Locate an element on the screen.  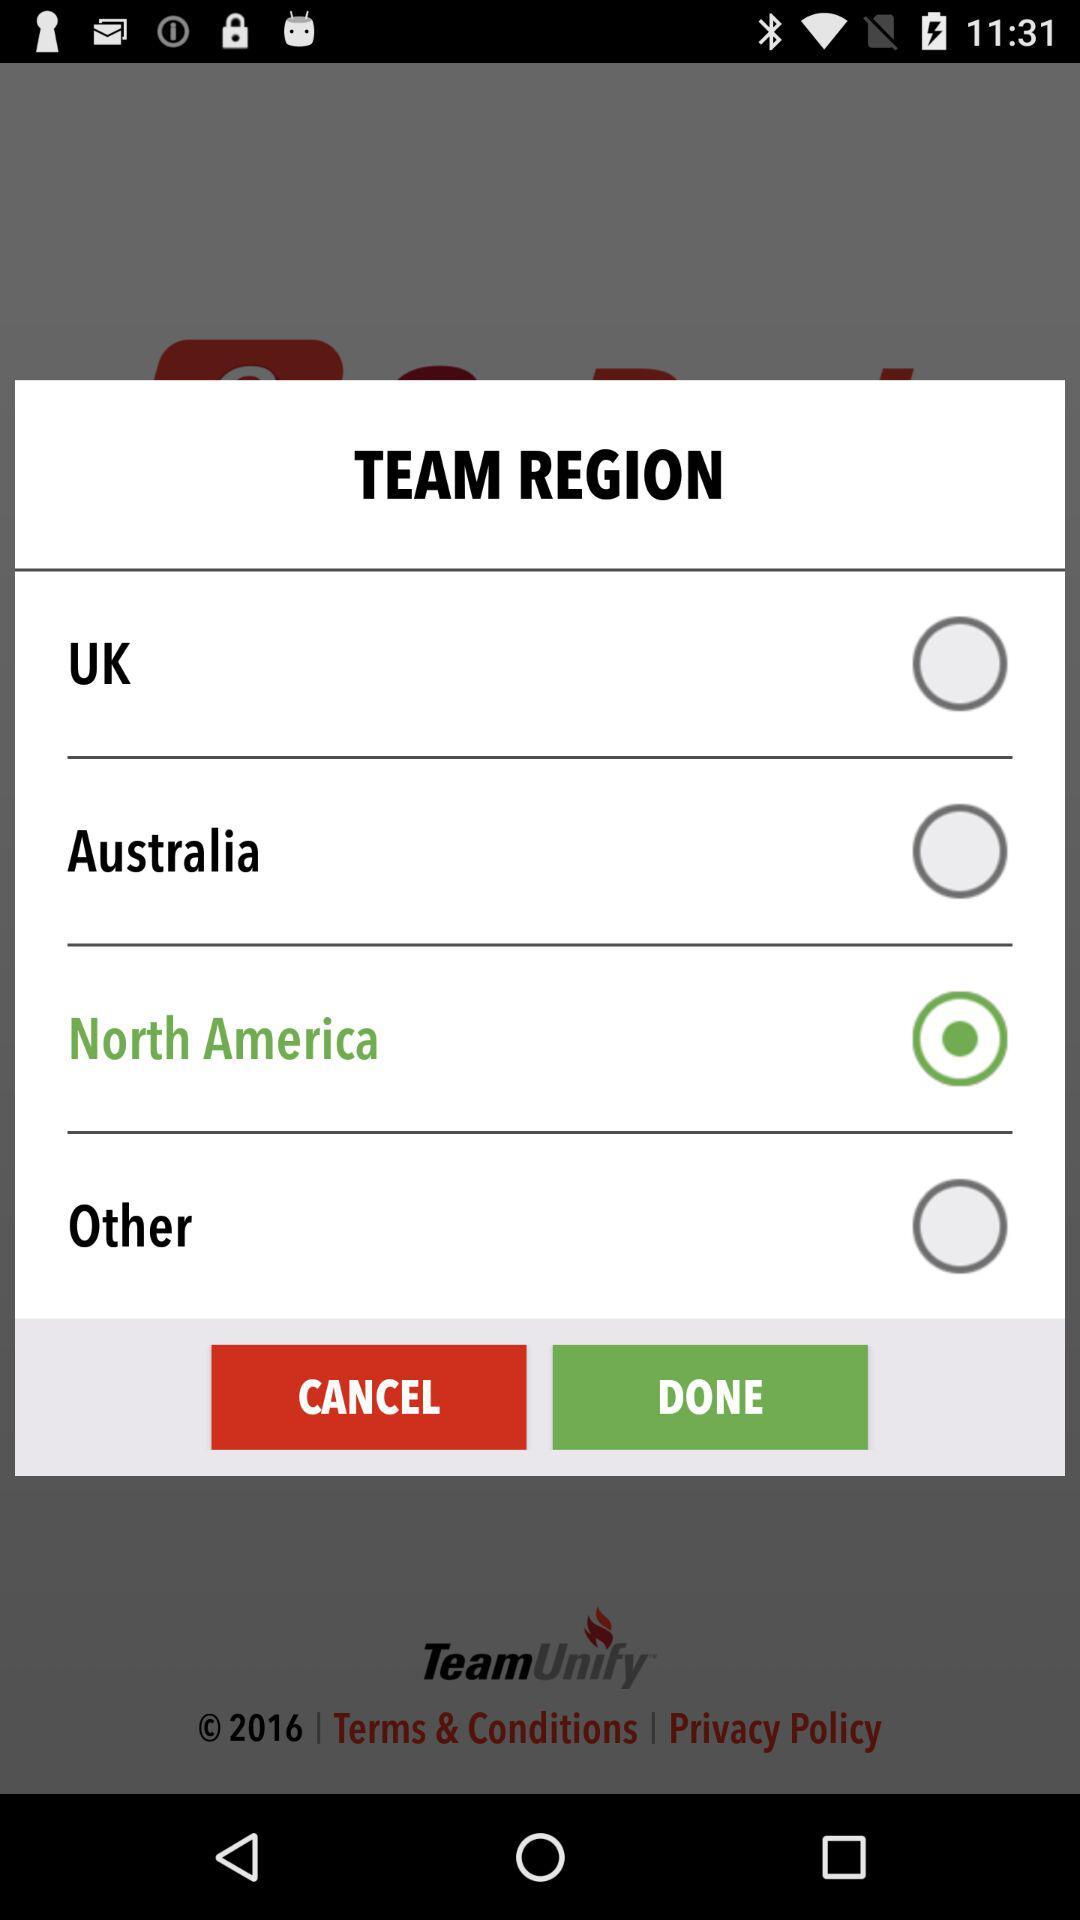
region is located at coordinates (959, 1038).